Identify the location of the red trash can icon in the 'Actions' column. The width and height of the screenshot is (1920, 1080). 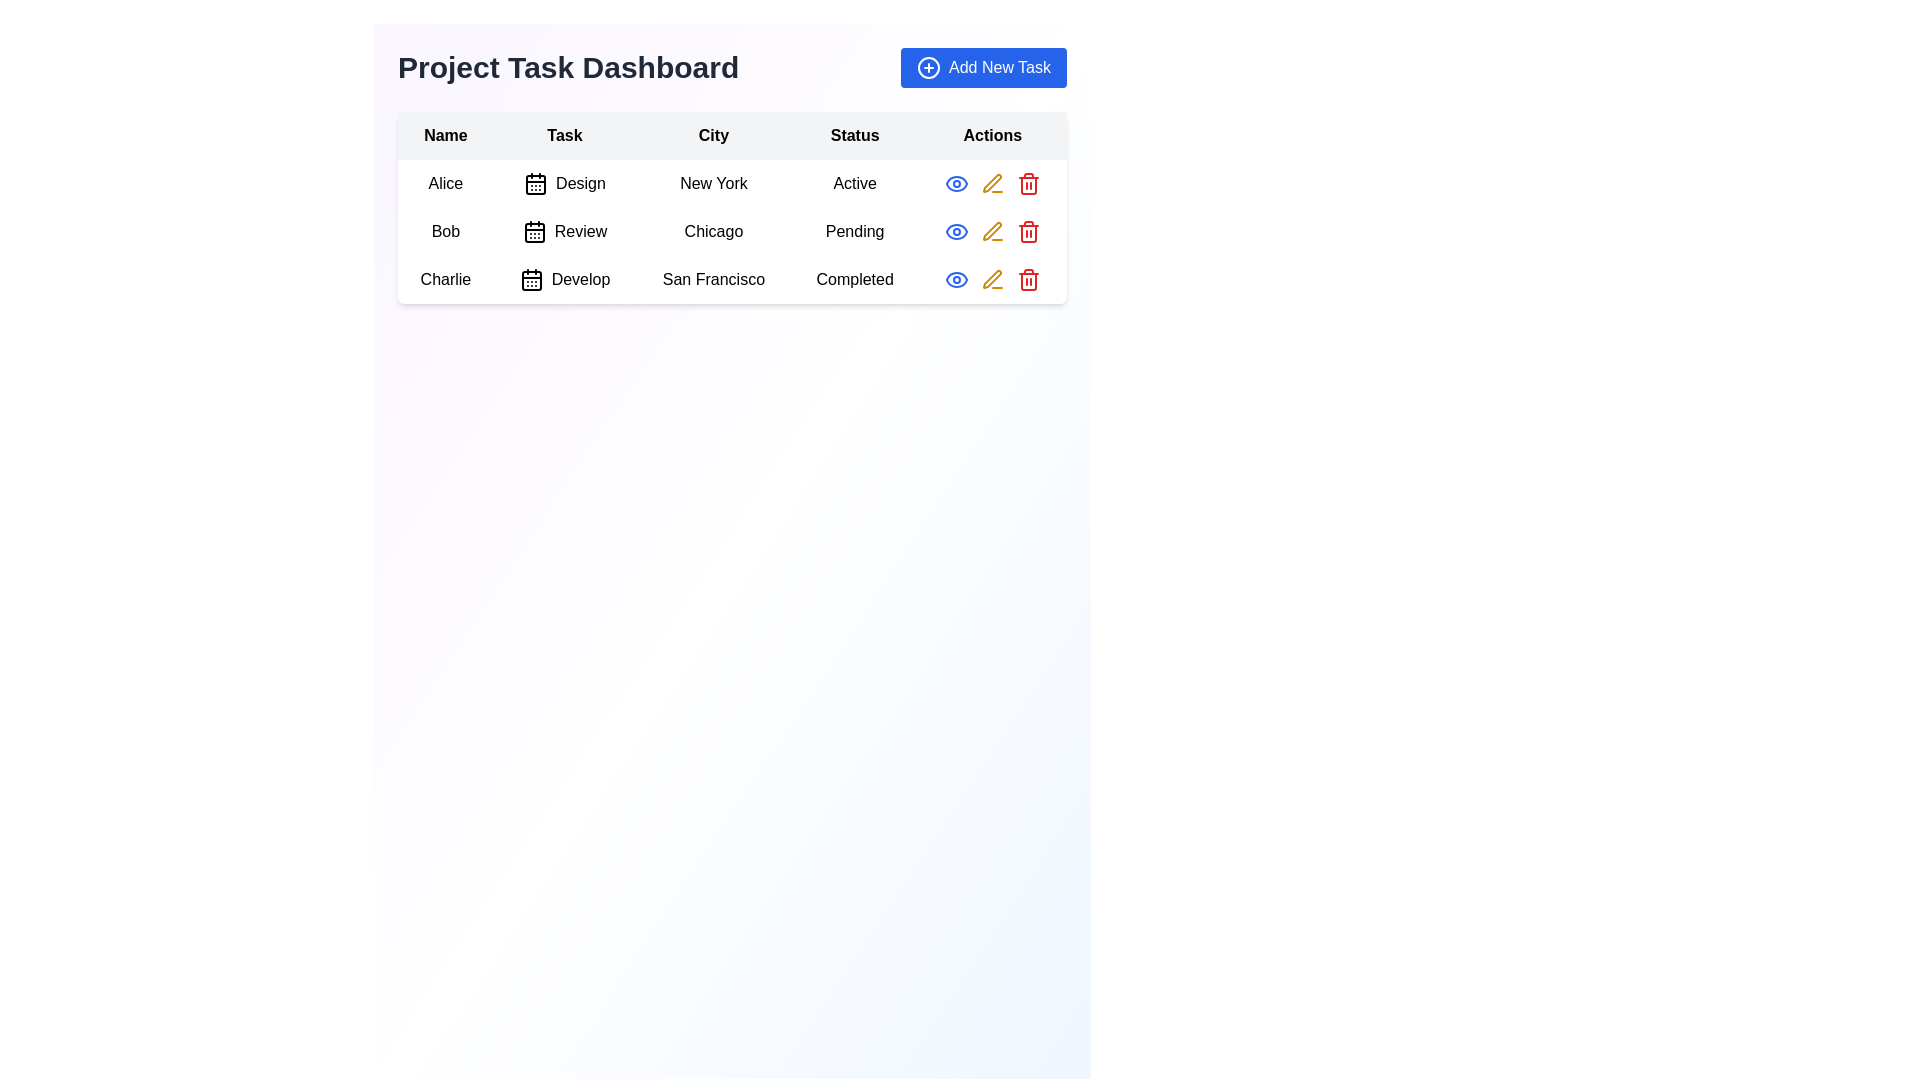
(1028, 280).